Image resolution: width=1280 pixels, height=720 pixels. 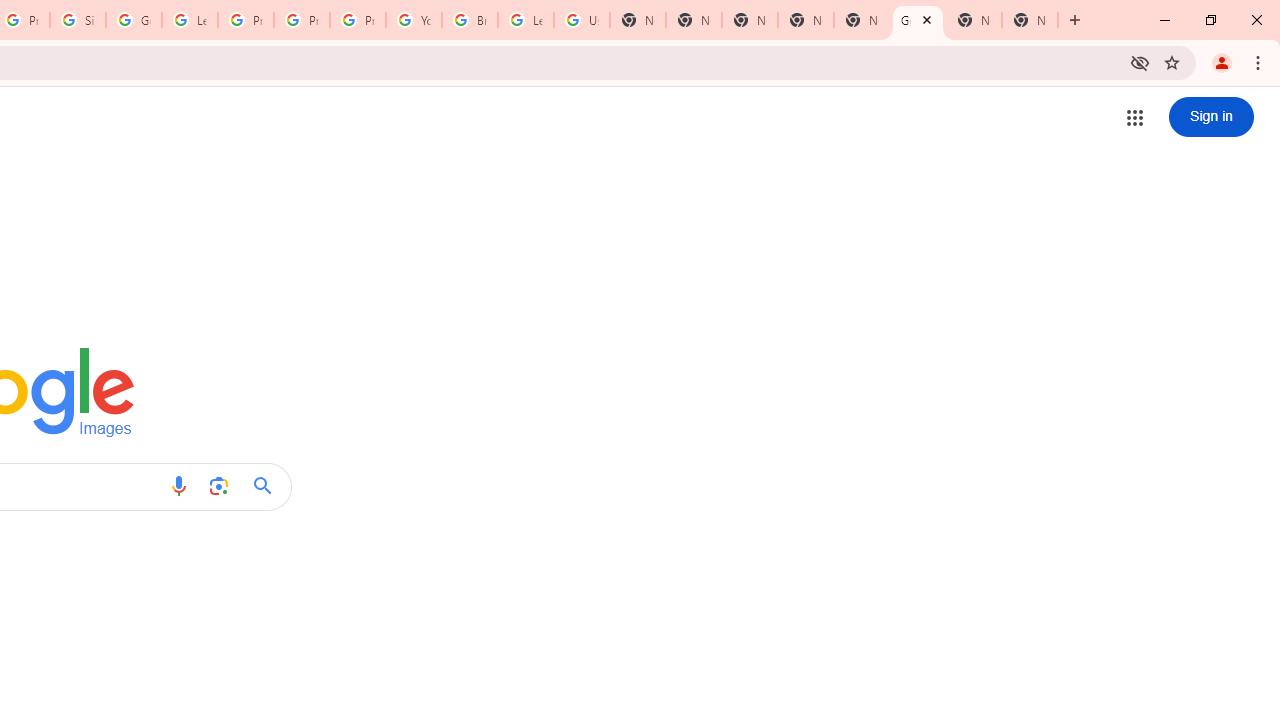 I want to click on 'Google Search', so click(x=267, y=486).